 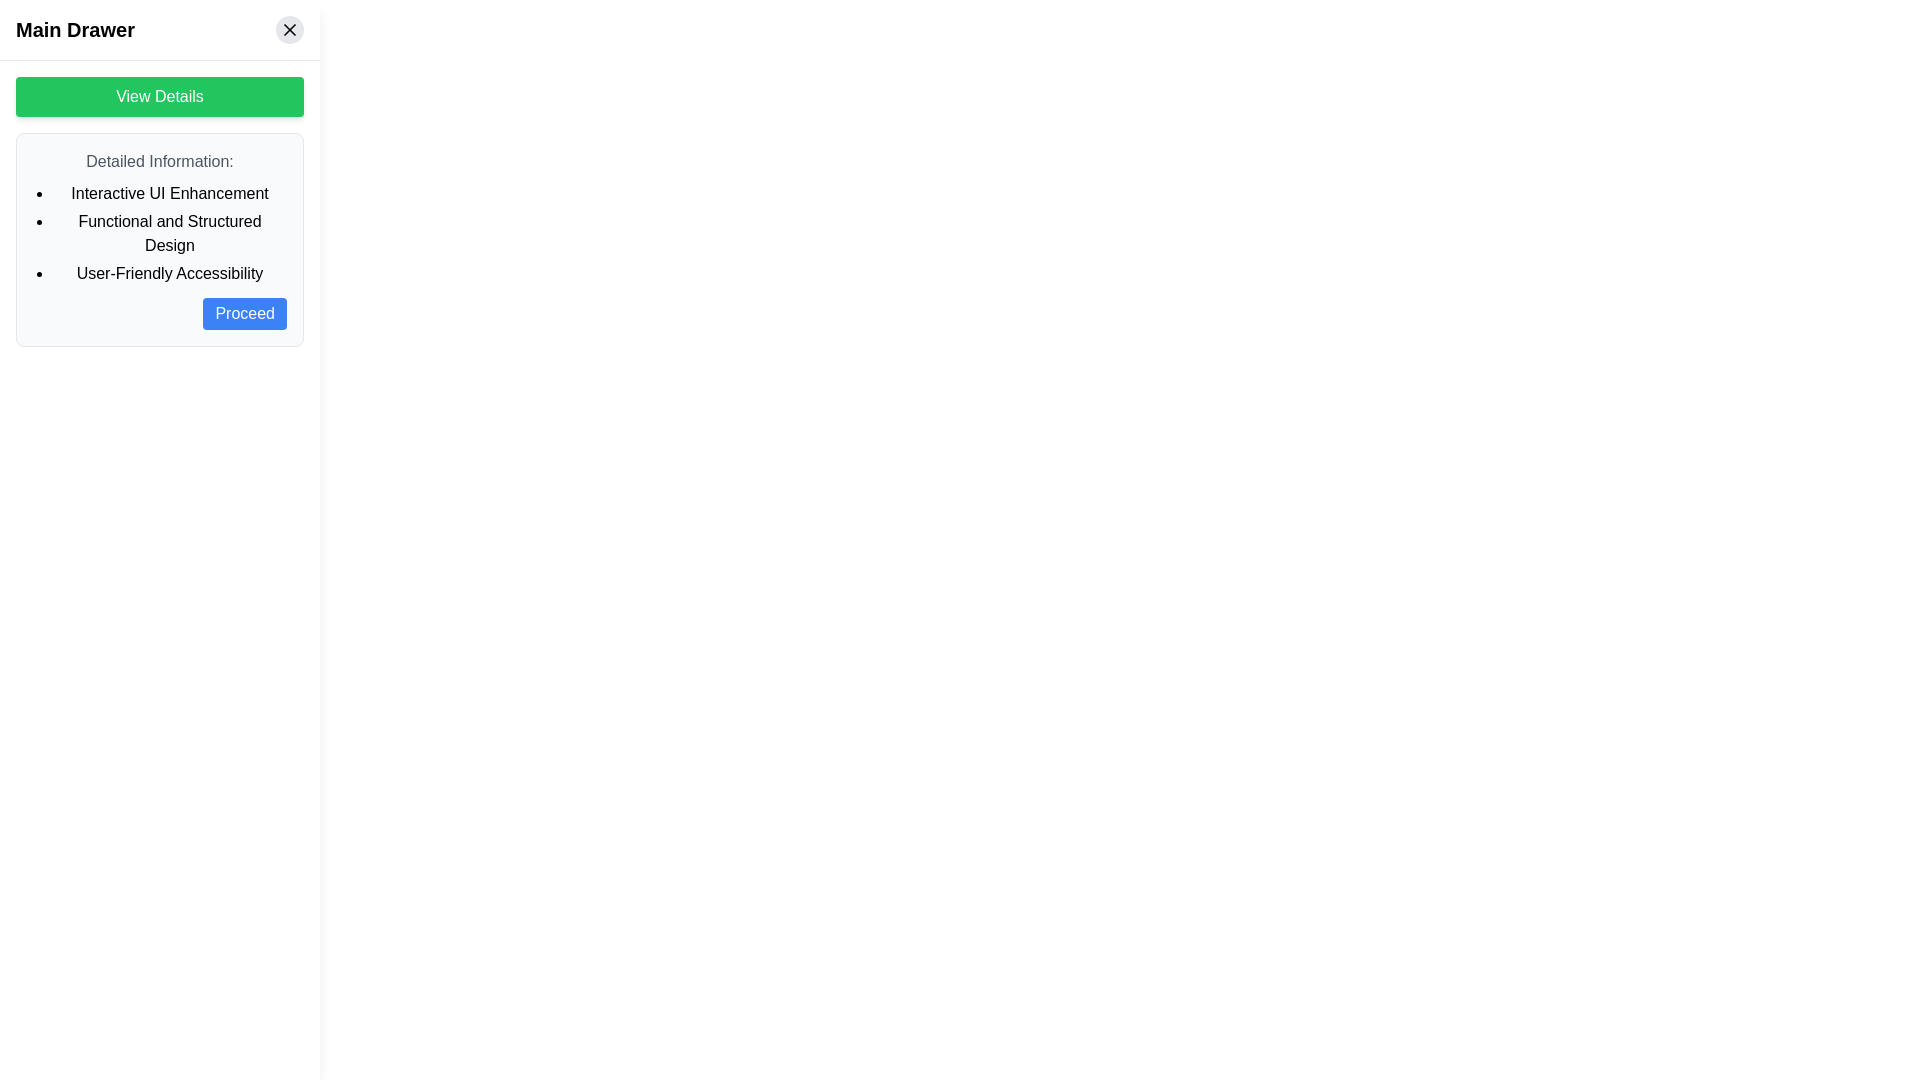 What do you see at coordinates (39, 39) in the screenshot?
I see `the three-horizontal-line menu icon with a blue circular background located at the top-left corner of the interface` at bounding box center [39, 39].